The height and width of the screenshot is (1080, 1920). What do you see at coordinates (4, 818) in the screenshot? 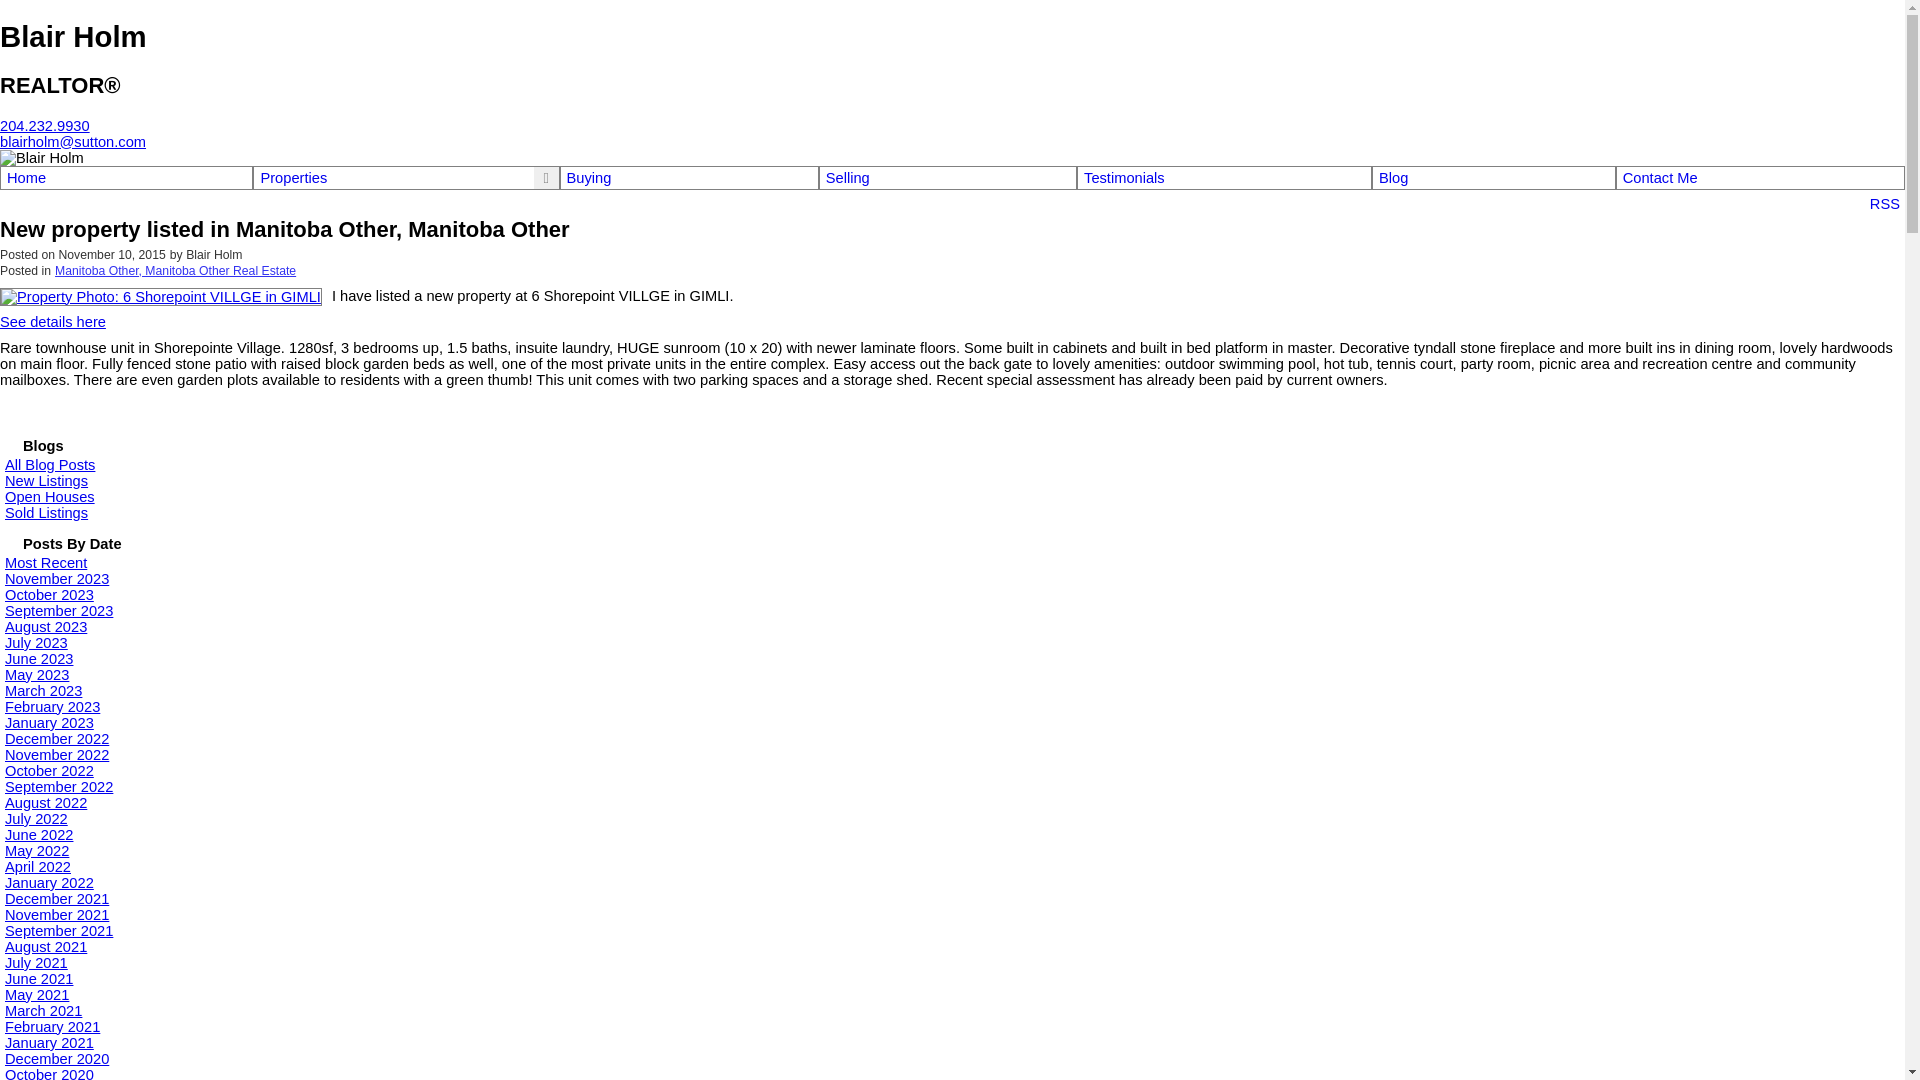
I see `'July 2022'` at bounding box center [4, 818].